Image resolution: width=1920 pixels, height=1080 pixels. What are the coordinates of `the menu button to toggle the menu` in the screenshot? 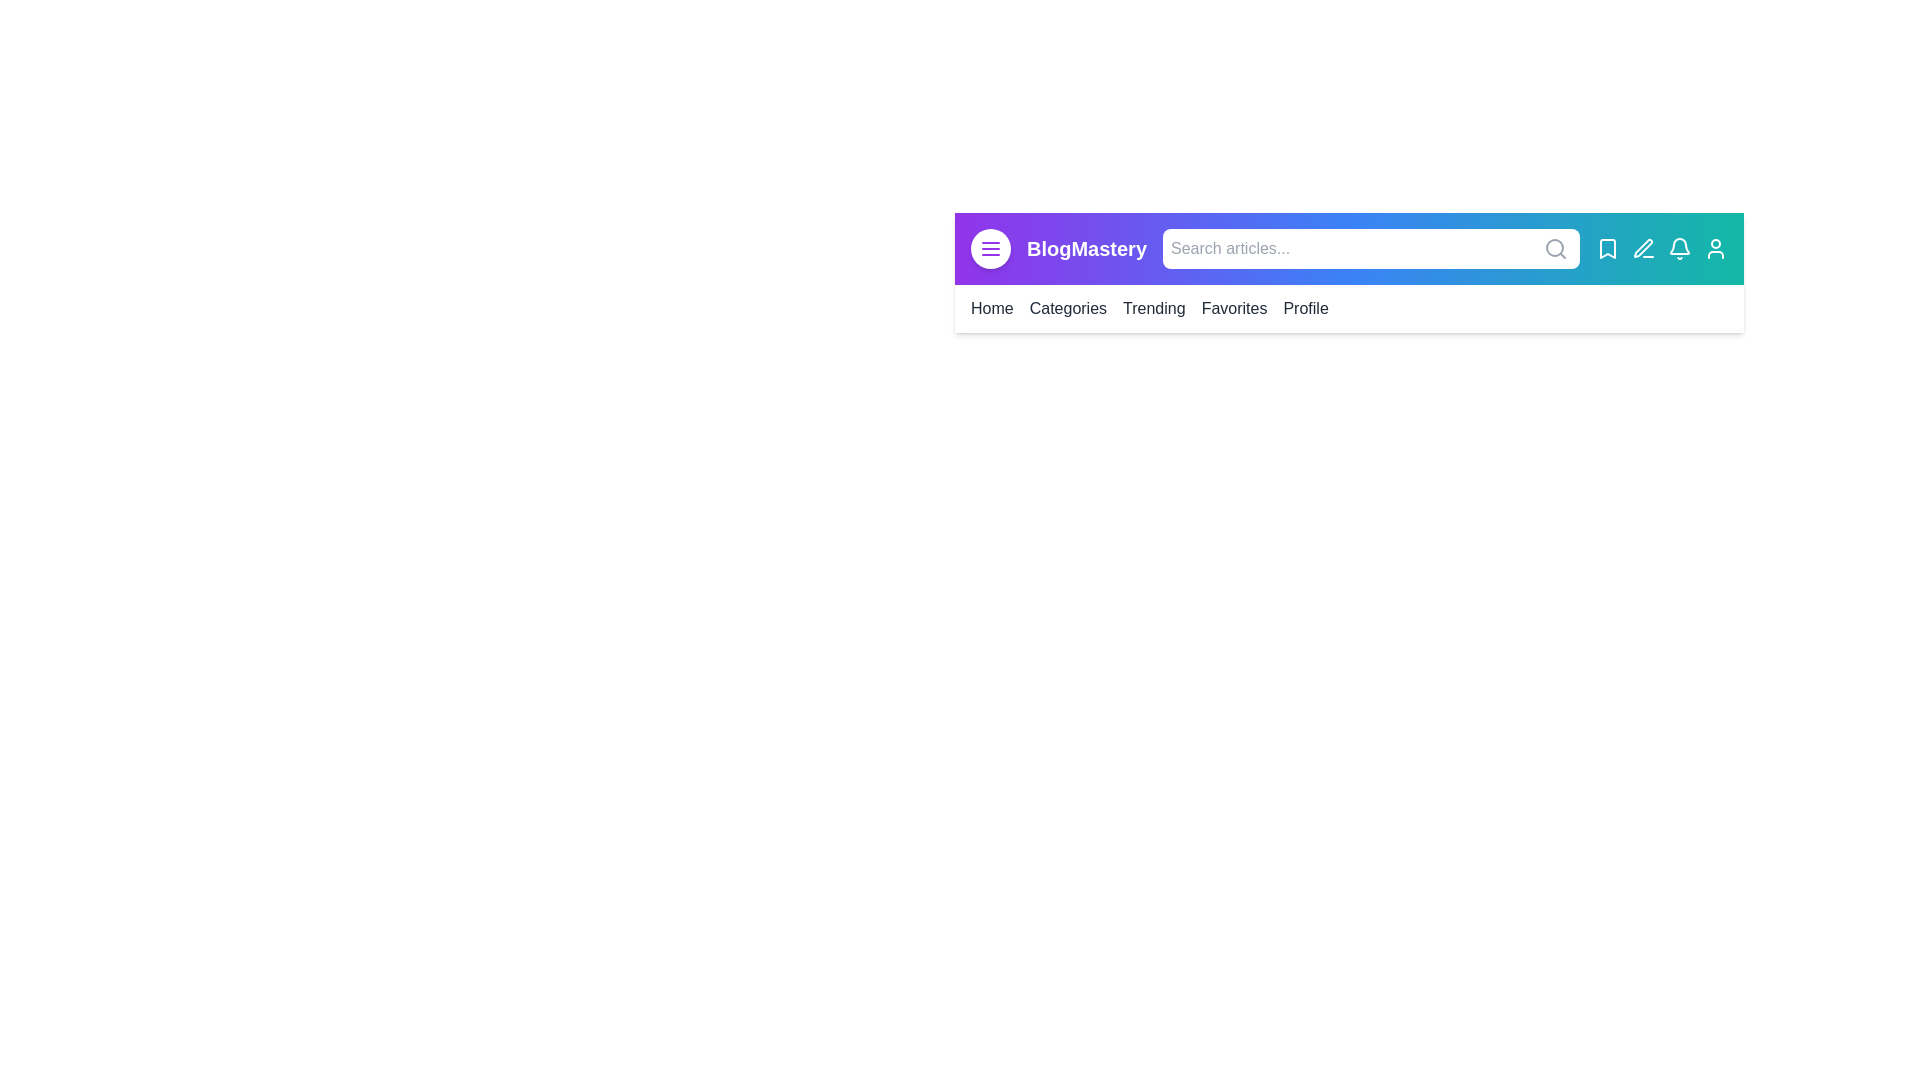 It's located at (990, 248).